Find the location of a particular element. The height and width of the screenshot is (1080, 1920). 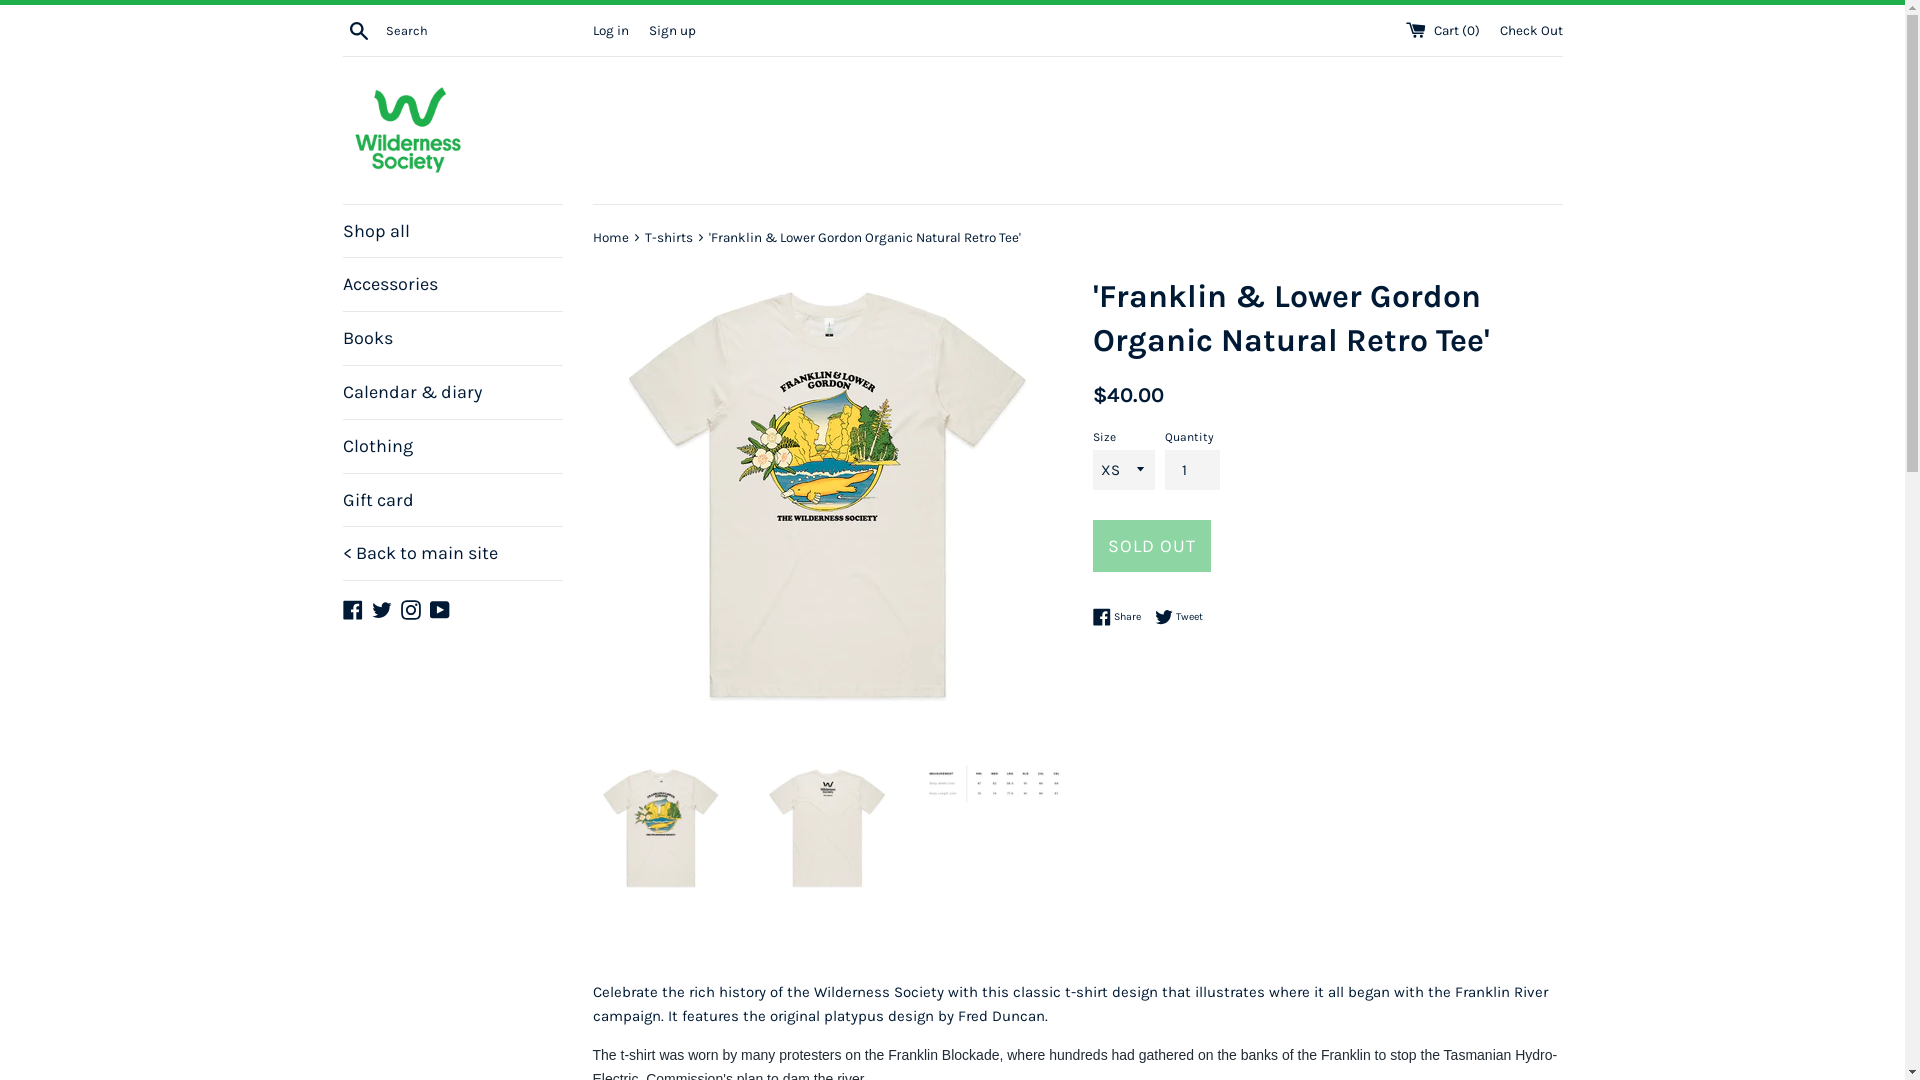

'Cart (0)' is located at coordinates (1444, 29).